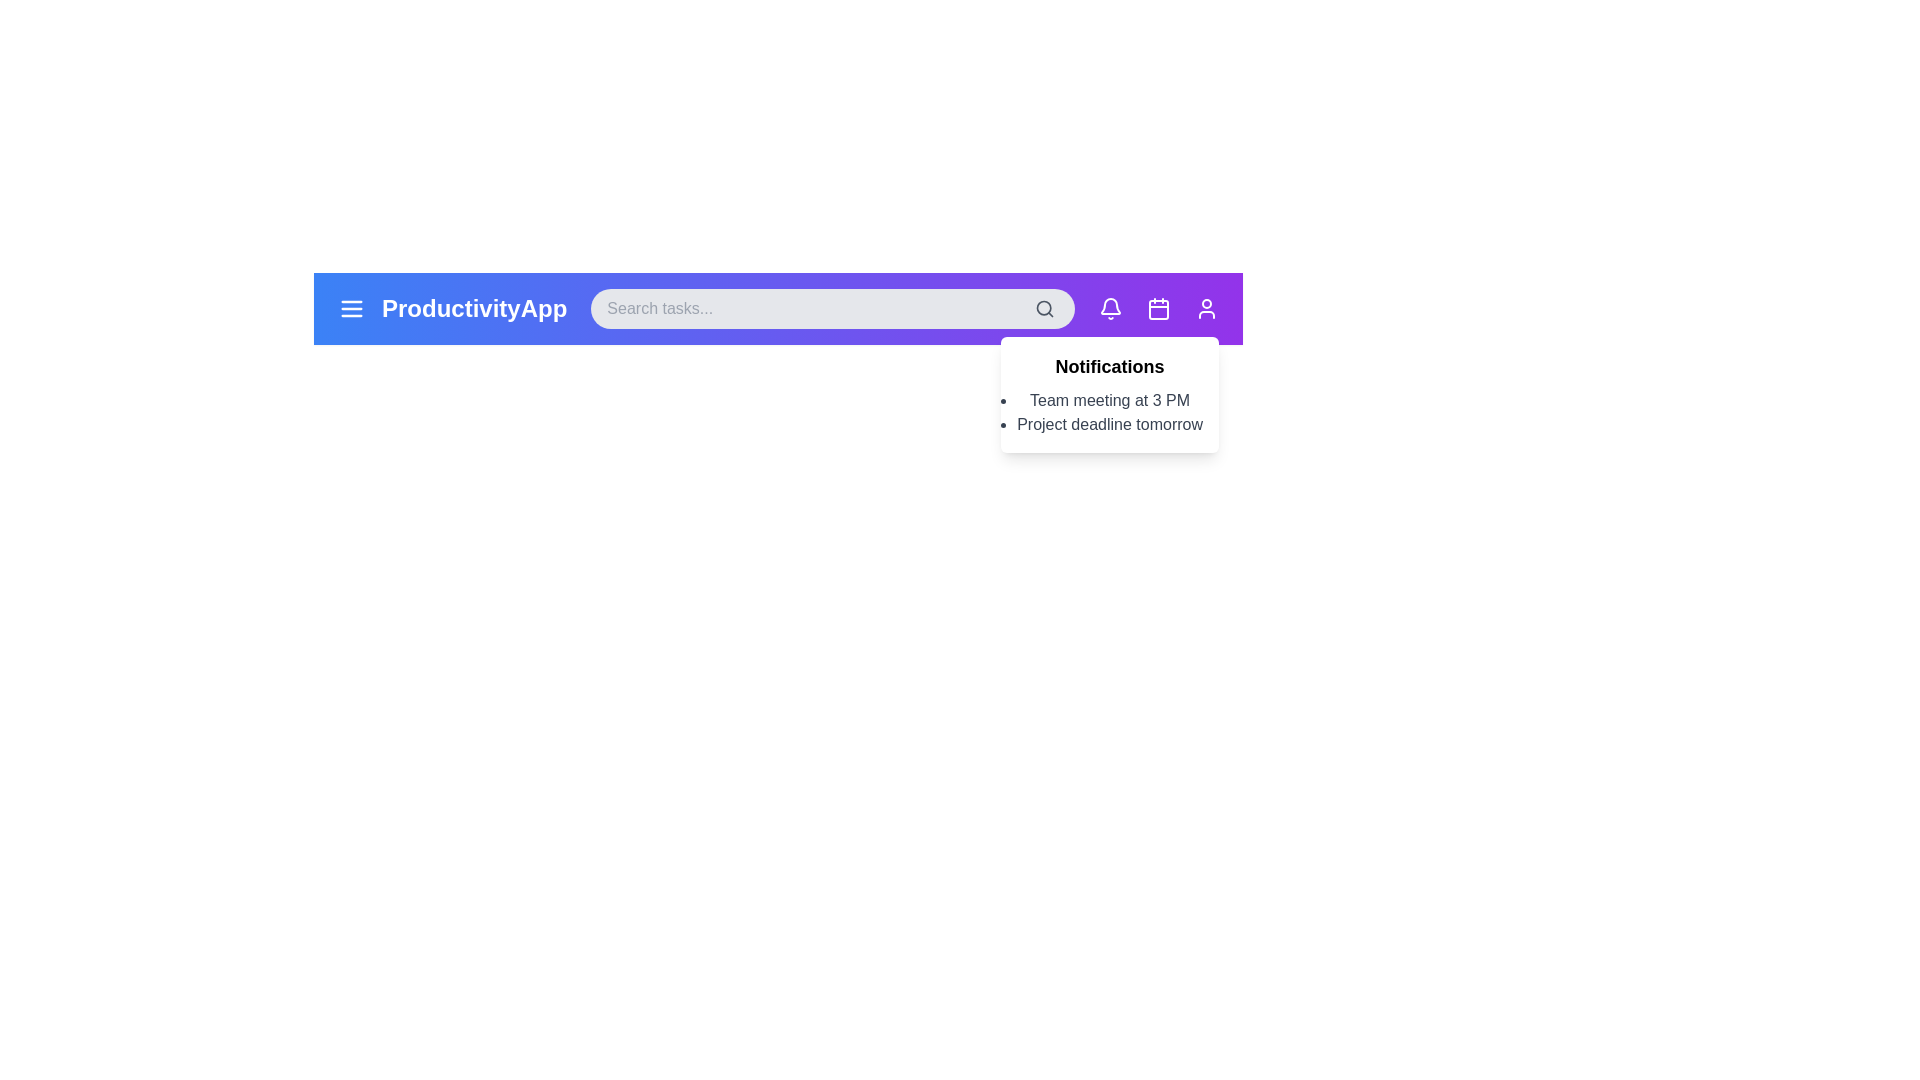 This screenshot has width=1920, height=1080. I want to click on the search bar and type the text 'meeting notes', so click(833, 308).